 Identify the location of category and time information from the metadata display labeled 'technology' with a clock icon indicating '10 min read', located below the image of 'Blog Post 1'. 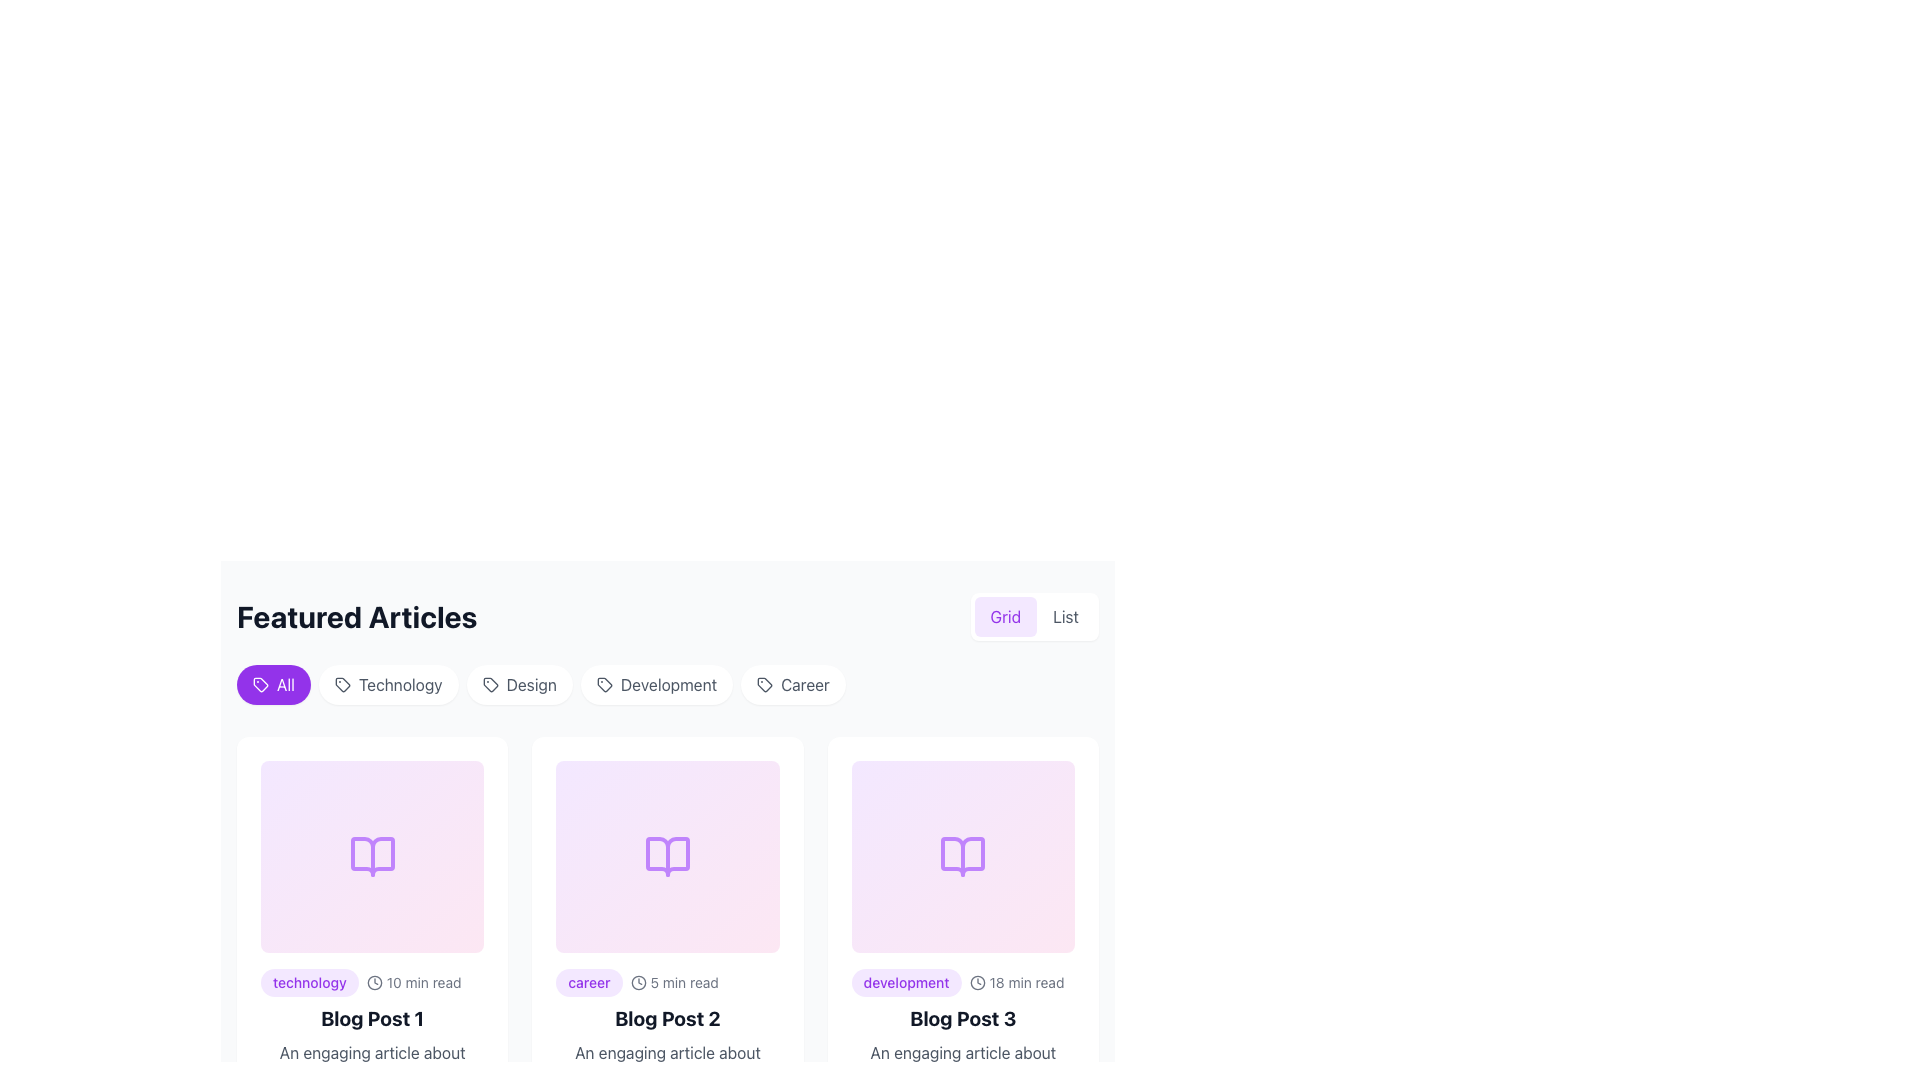
(372, 982).